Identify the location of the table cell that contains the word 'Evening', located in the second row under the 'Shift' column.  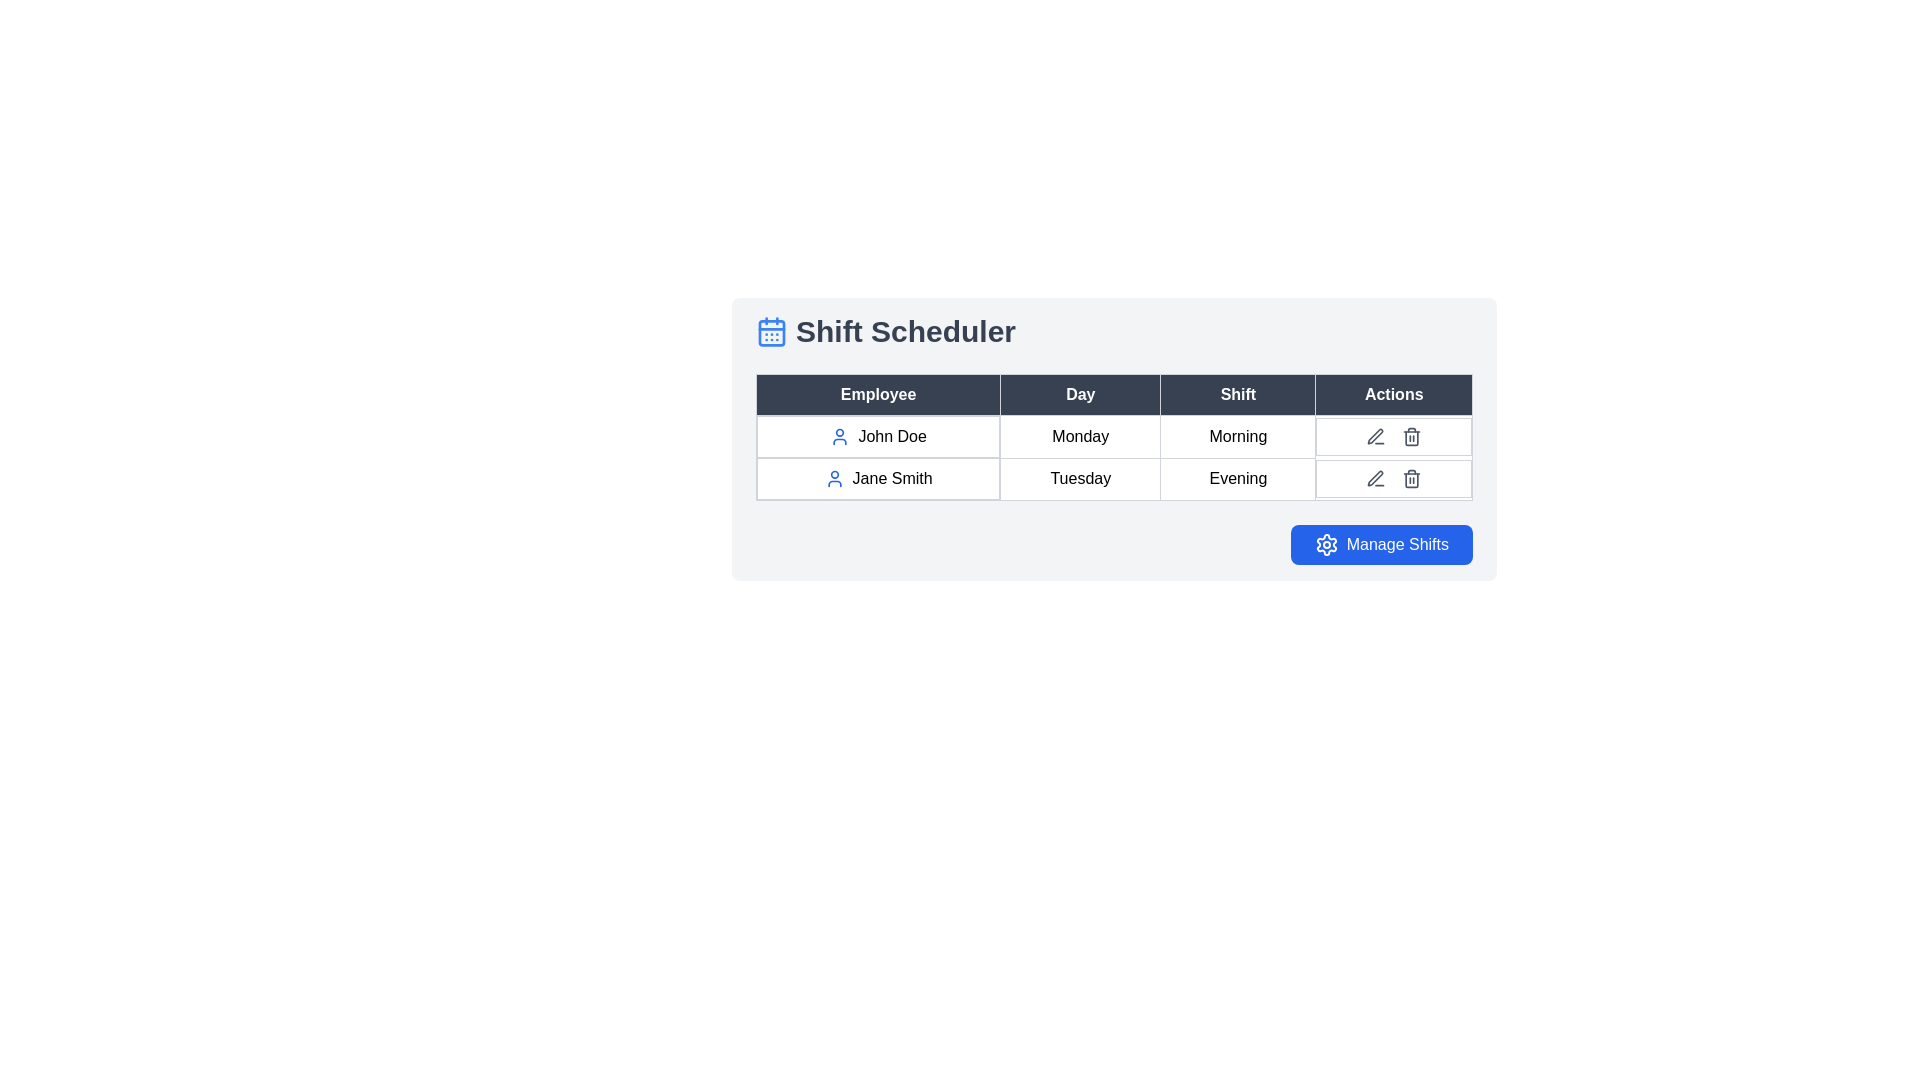
(1237, 479).